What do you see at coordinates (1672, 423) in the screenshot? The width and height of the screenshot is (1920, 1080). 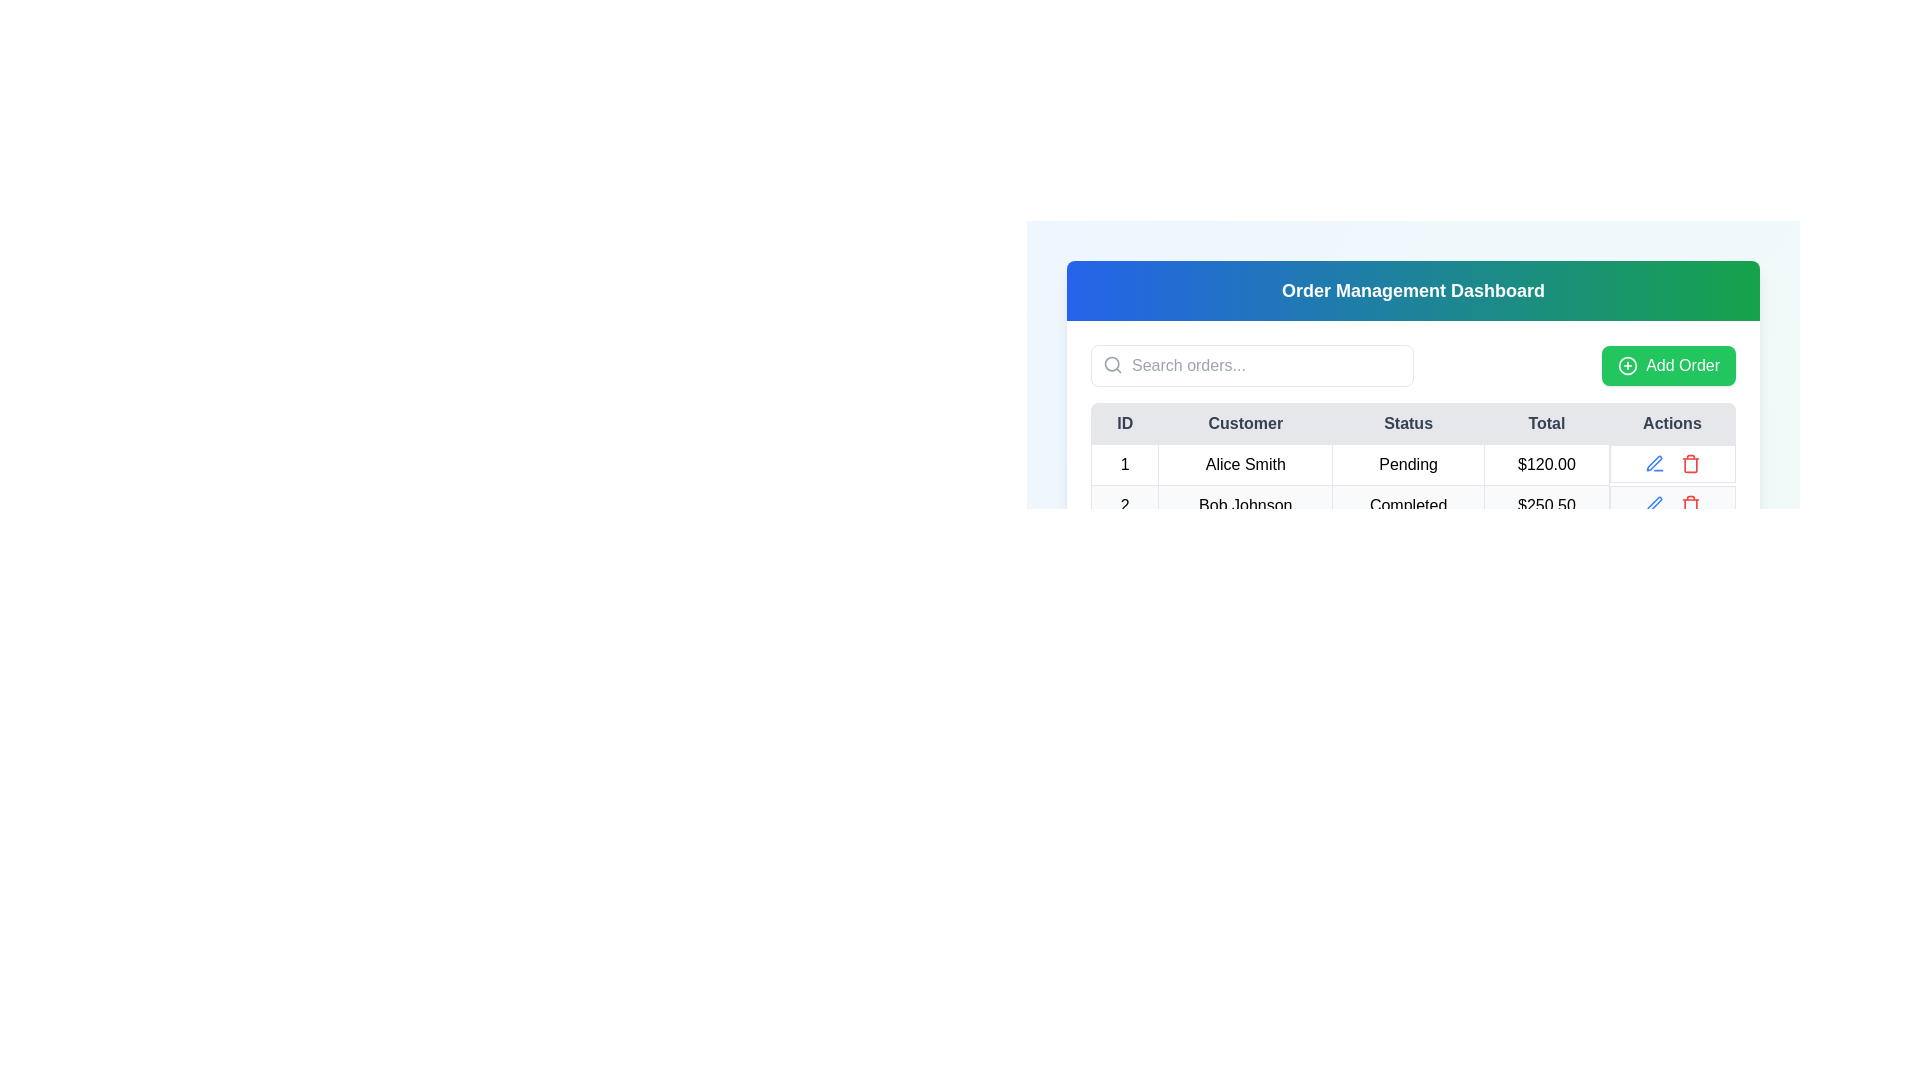 I see `the Text Label that serves as a header for a column in a table, located at the far right of the row containing headers for 'ID,' 'Customer,' 'Status,' and 'Total.'` at bounding box center [1672, 423].